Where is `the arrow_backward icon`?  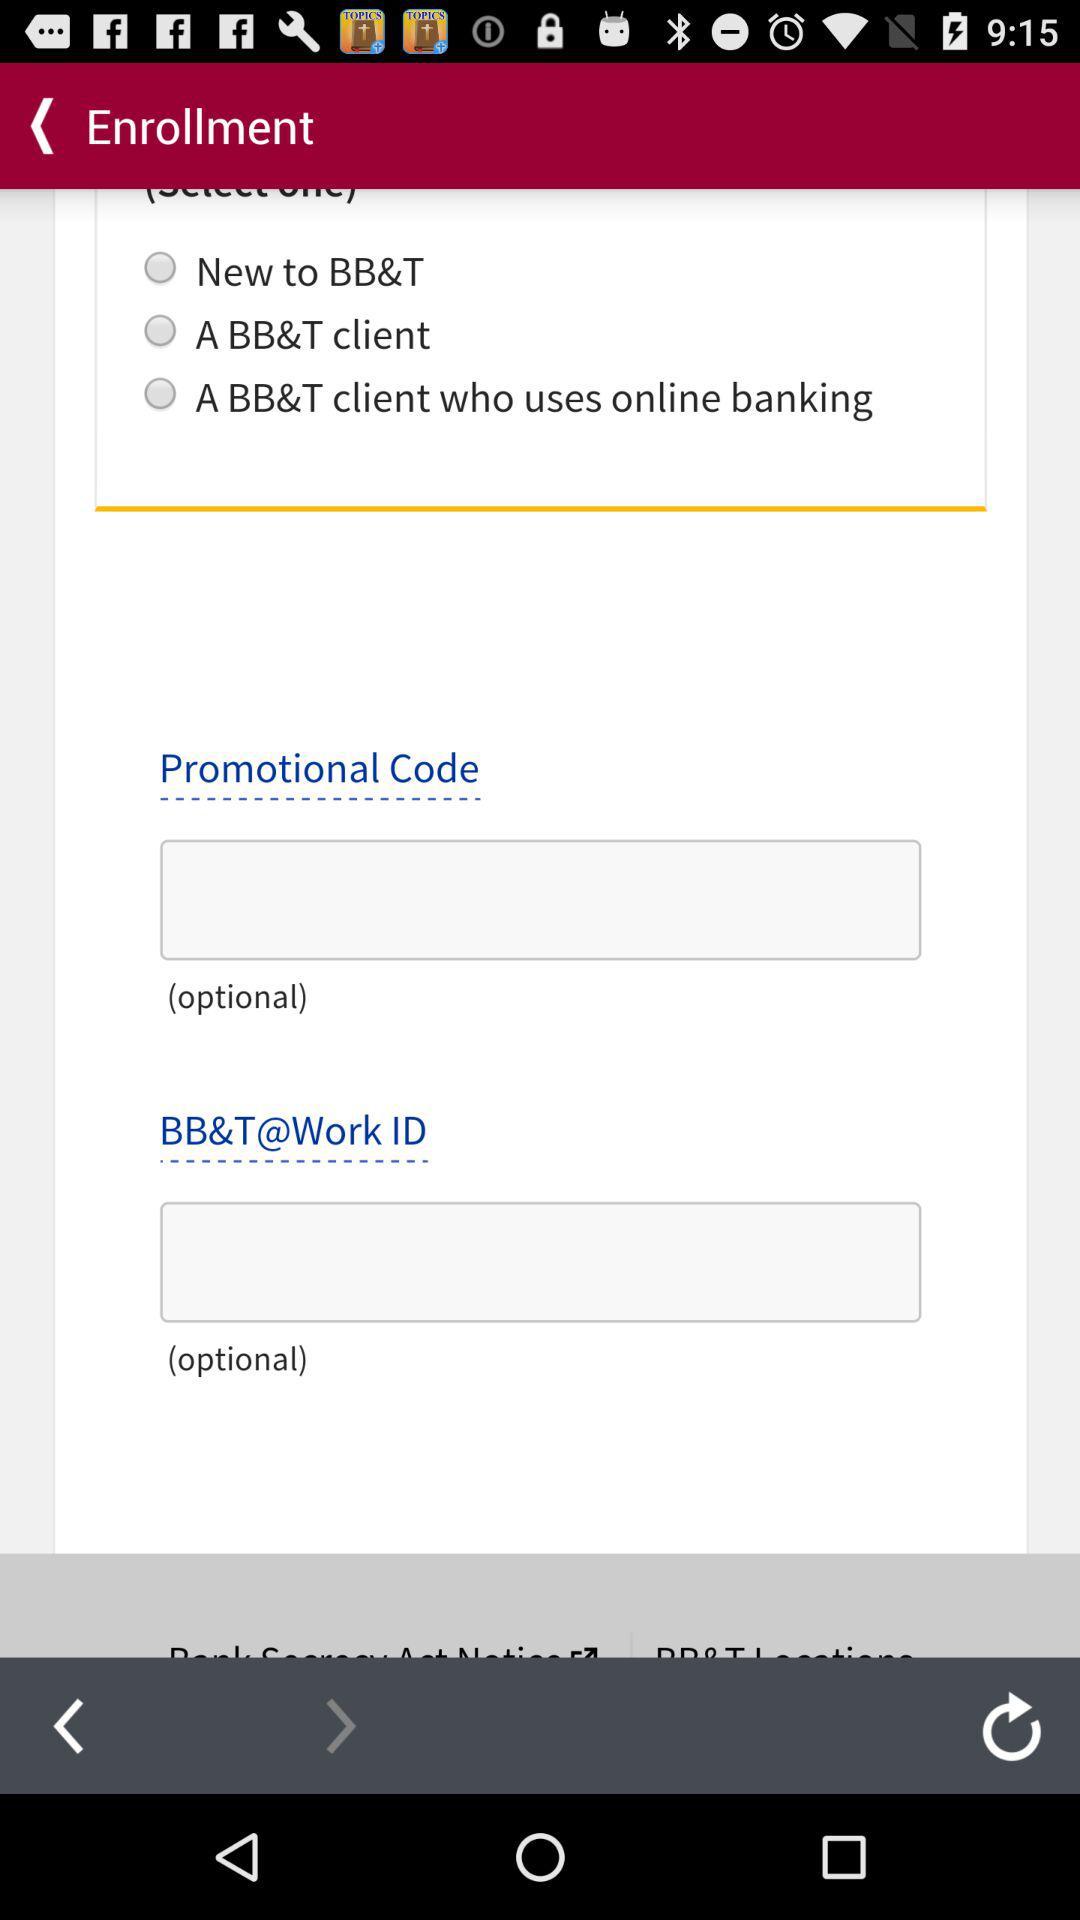 the arrow_backward icon is located at coordinates (67, 1846).